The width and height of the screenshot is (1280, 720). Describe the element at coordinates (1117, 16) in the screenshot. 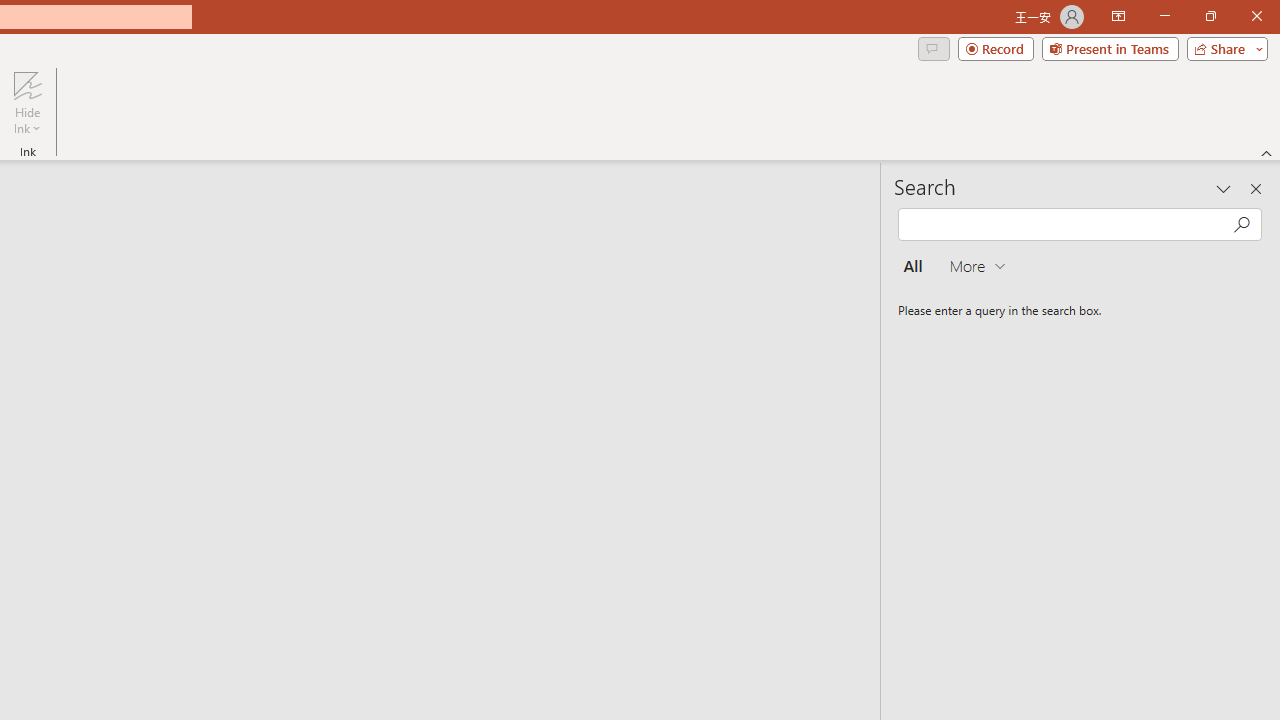

I see `'Ribbon Display Options'` at that location.